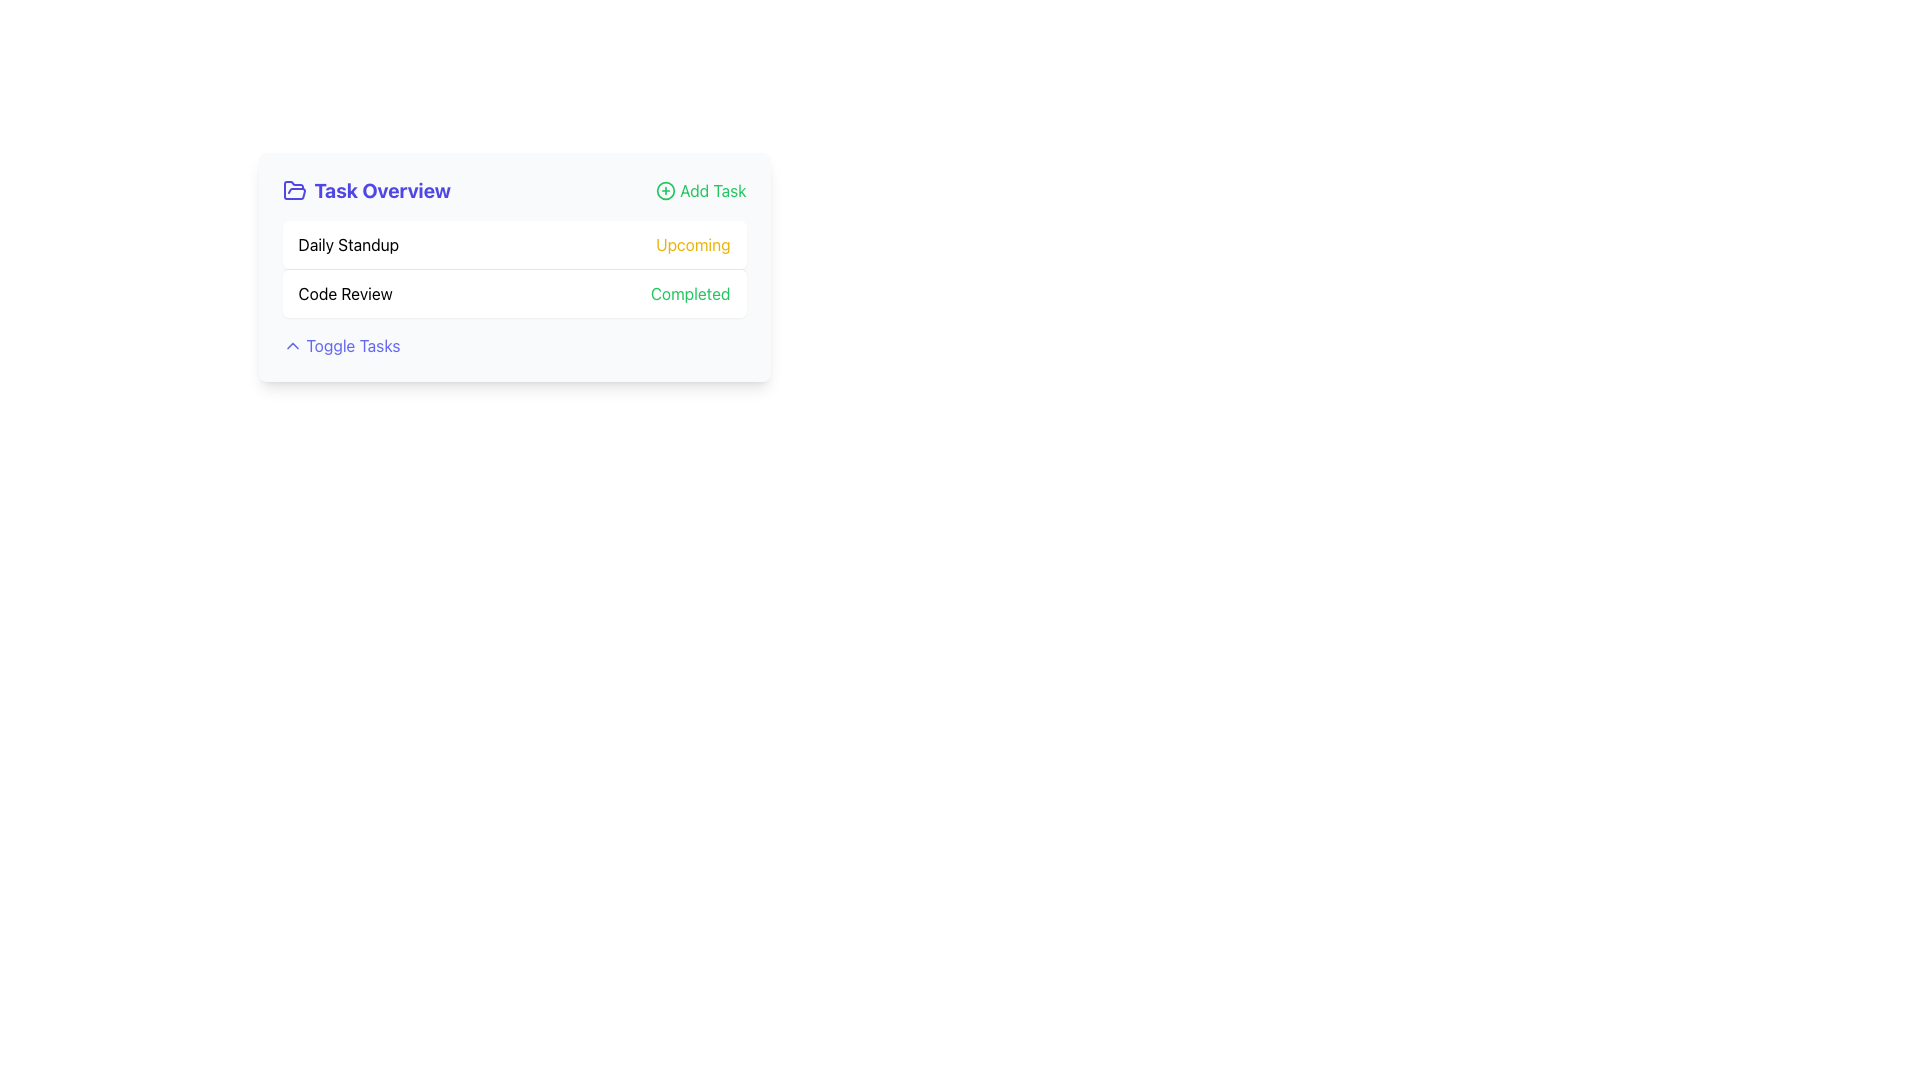  Describe the element at coordinates (693, 244) in the screenshot. I see `the Static Text Label indicating the status of the 'Daily Standup' task, which is positioned under the 'Task Overview' section` at that location.